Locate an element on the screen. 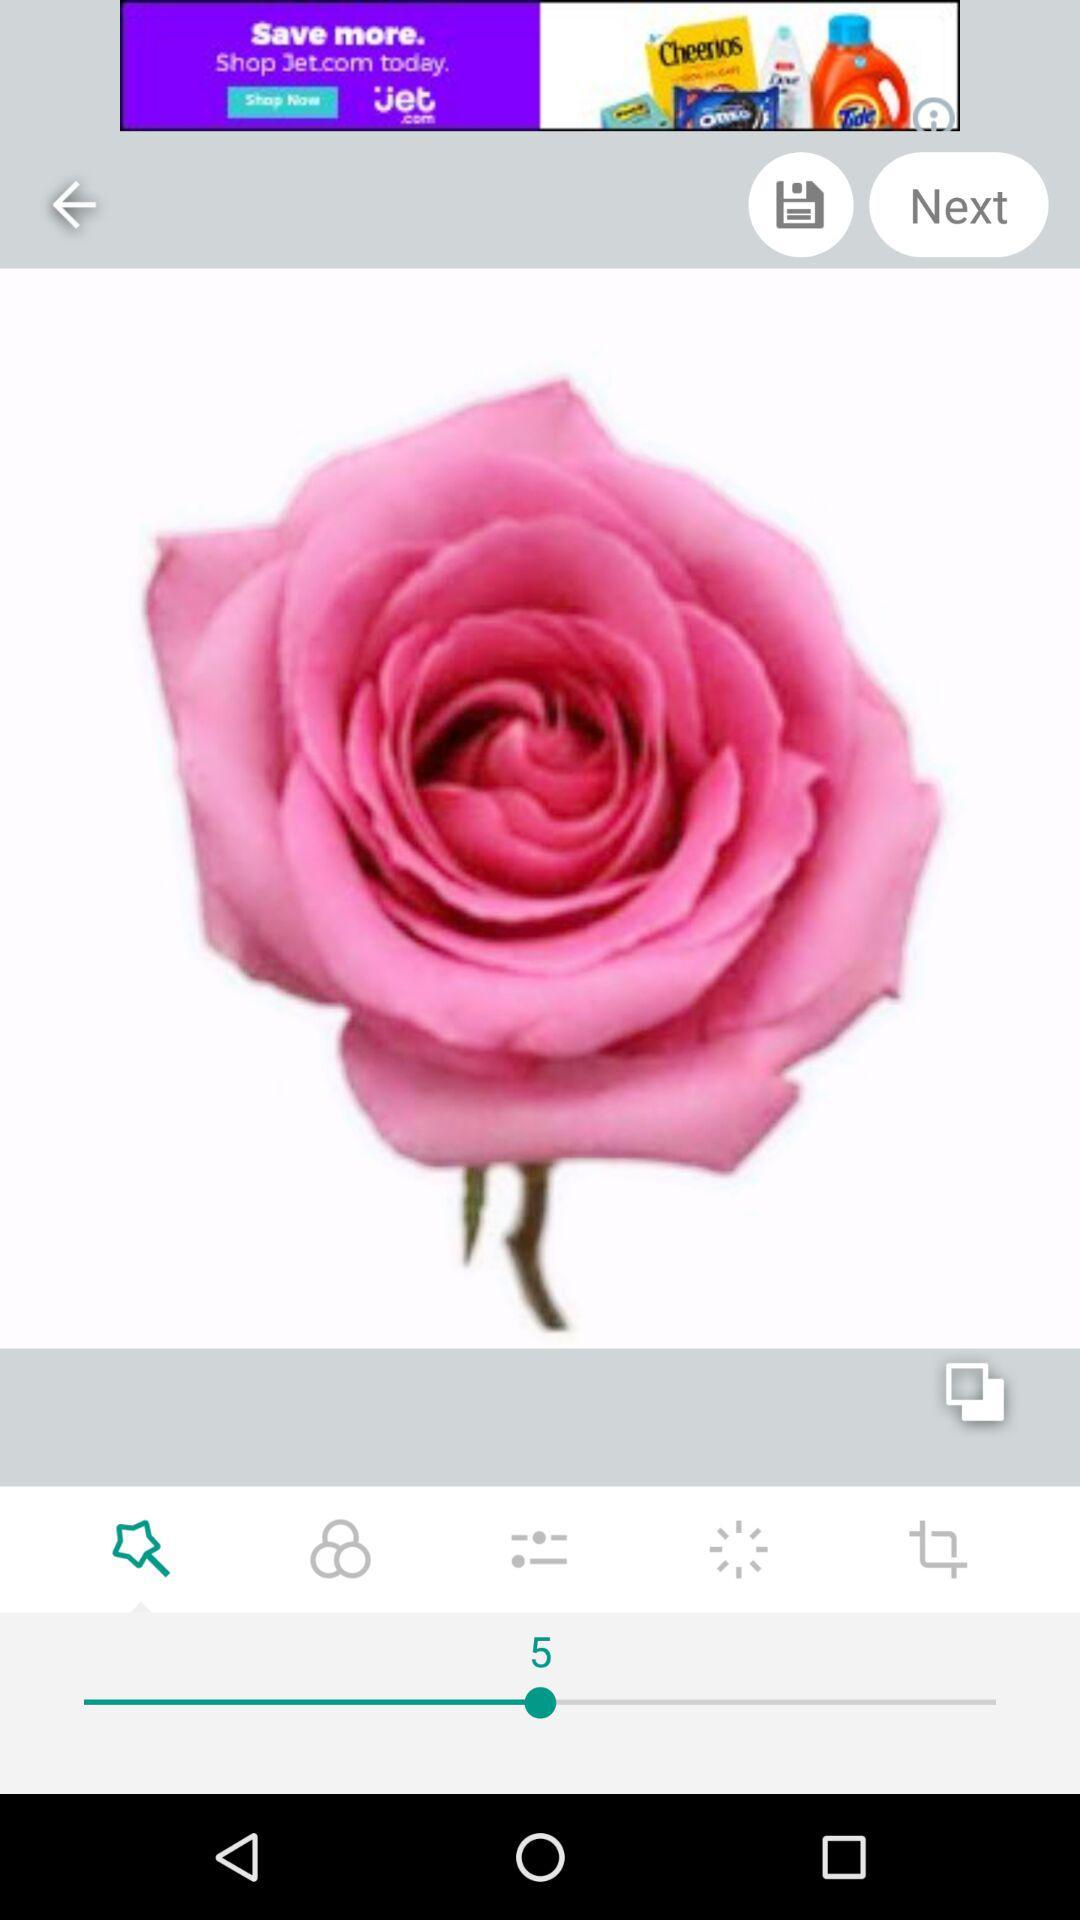 The height and width of the screenshot is (1920, 1080). rotate images is located at coordinates (938, 1548).